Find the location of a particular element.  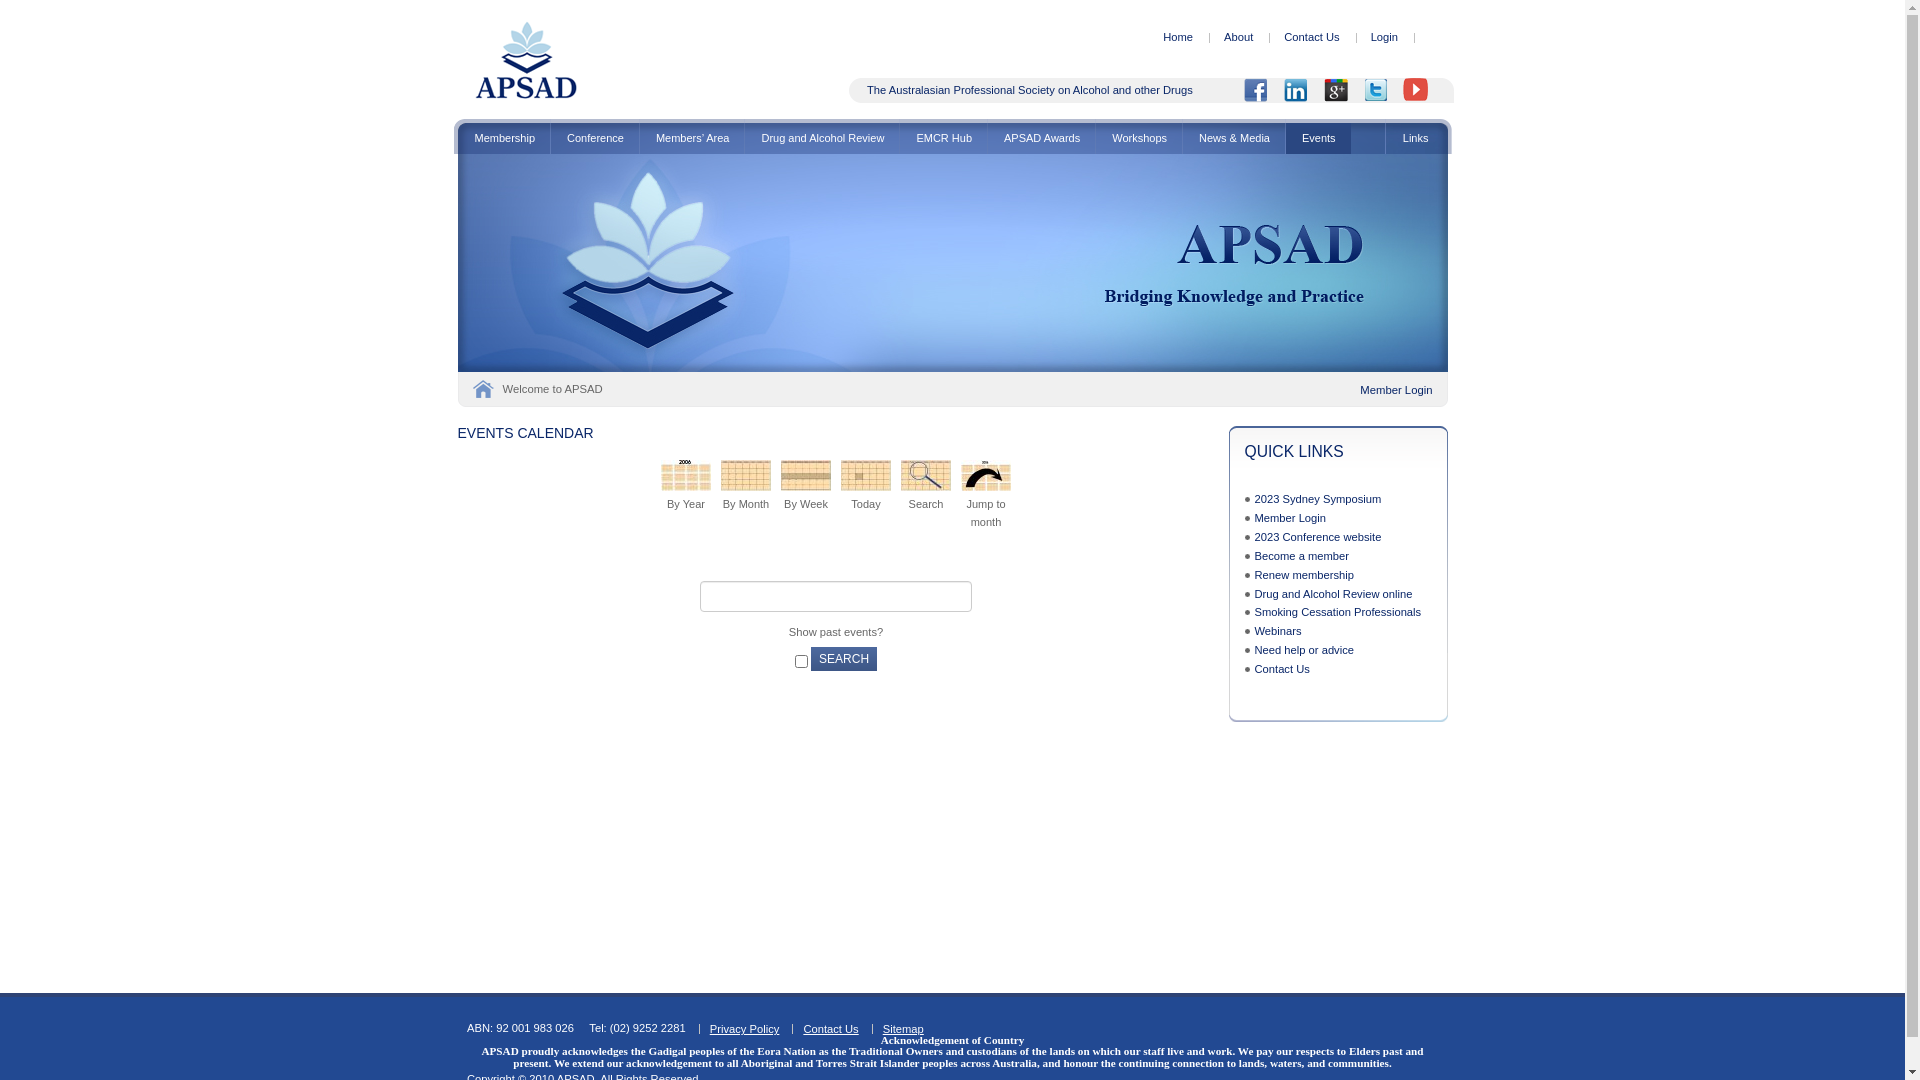

'APSAD Awards' is located at coordinates (1040, 137).